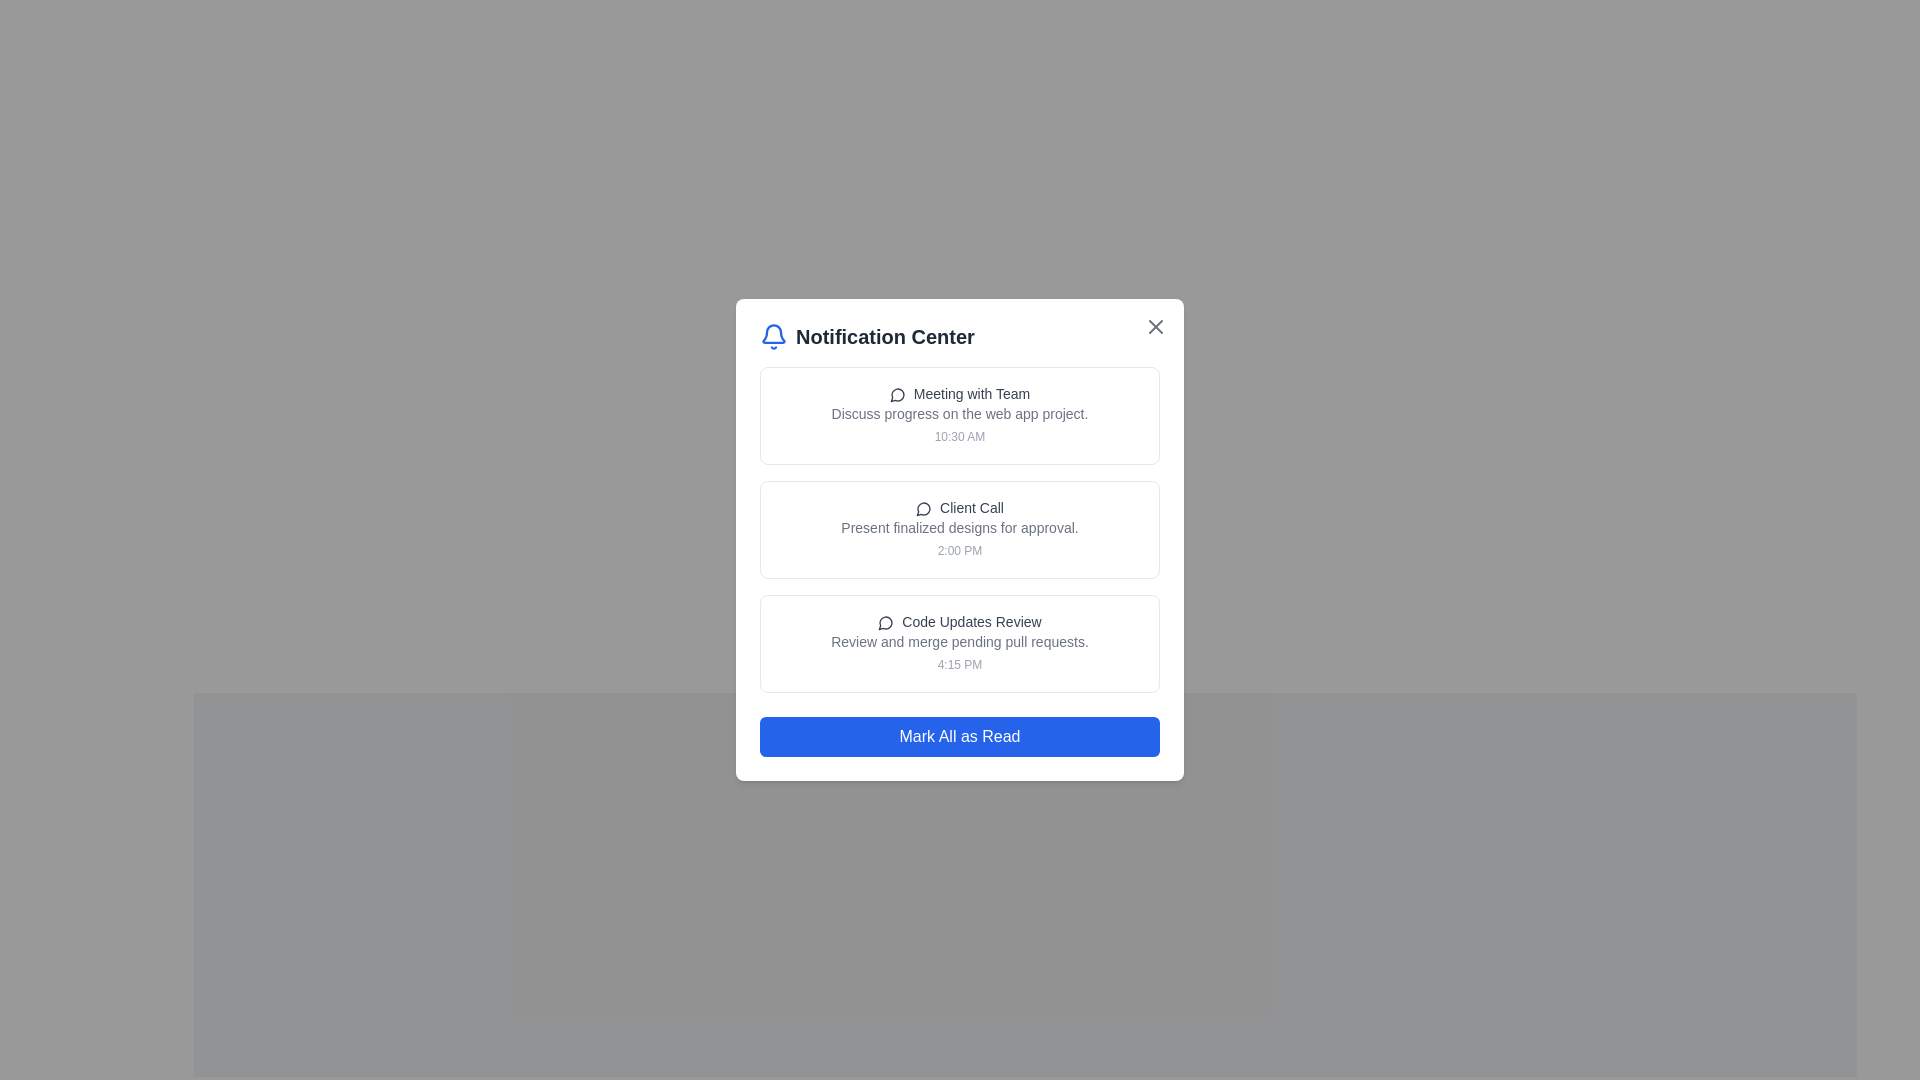 This screenshot has height=1080, width=1920. What do you see at coordinates (960, 435) in the screenshot?
I see `the text label displaying the timestamp '10:30 AM' located at the bottom right corner of the 'Meeting with Team' notification card` at bounding box center [960, 435].